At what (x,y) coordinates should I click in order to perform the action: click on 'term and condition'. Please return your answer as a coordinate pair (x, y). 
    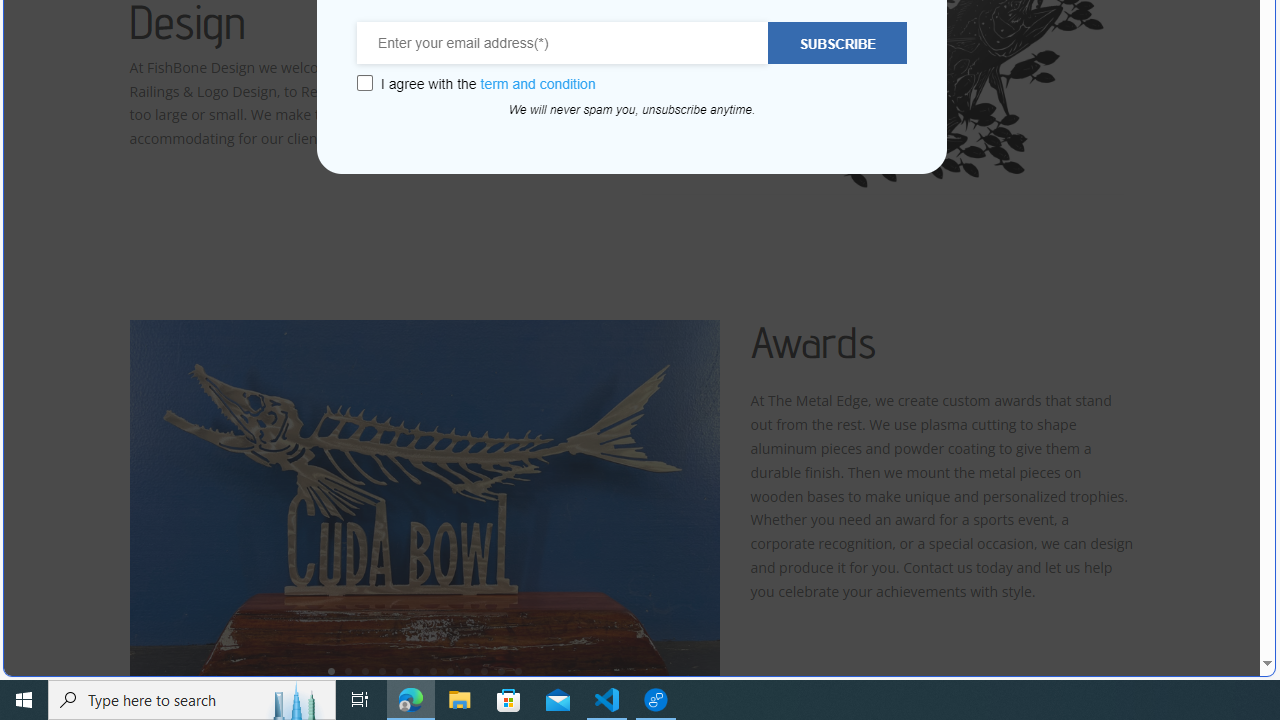
    Looking at the image, I should click on (538, 83).